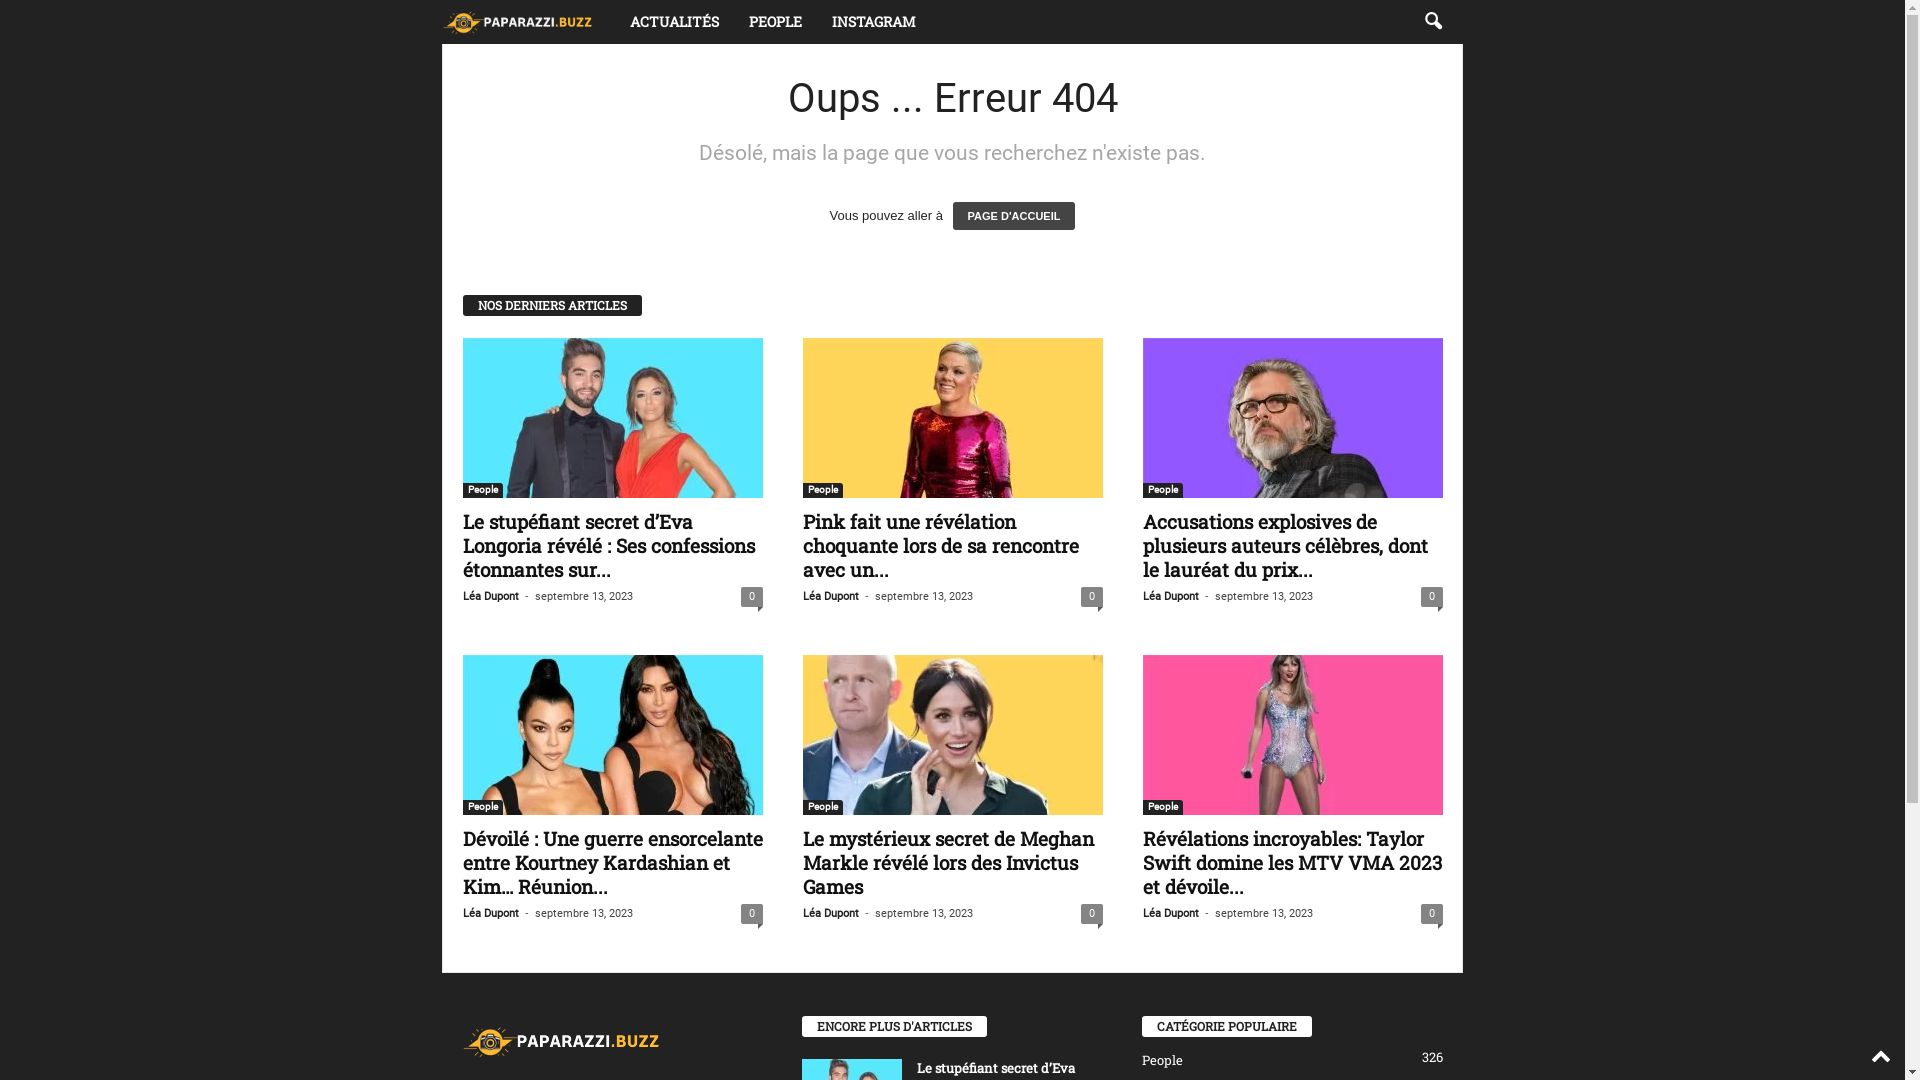 The height and width of the screenshot is (1080, 1920). Describe the element at coordinates (751, 596) in the screenshot. I see `'0'` at that location.